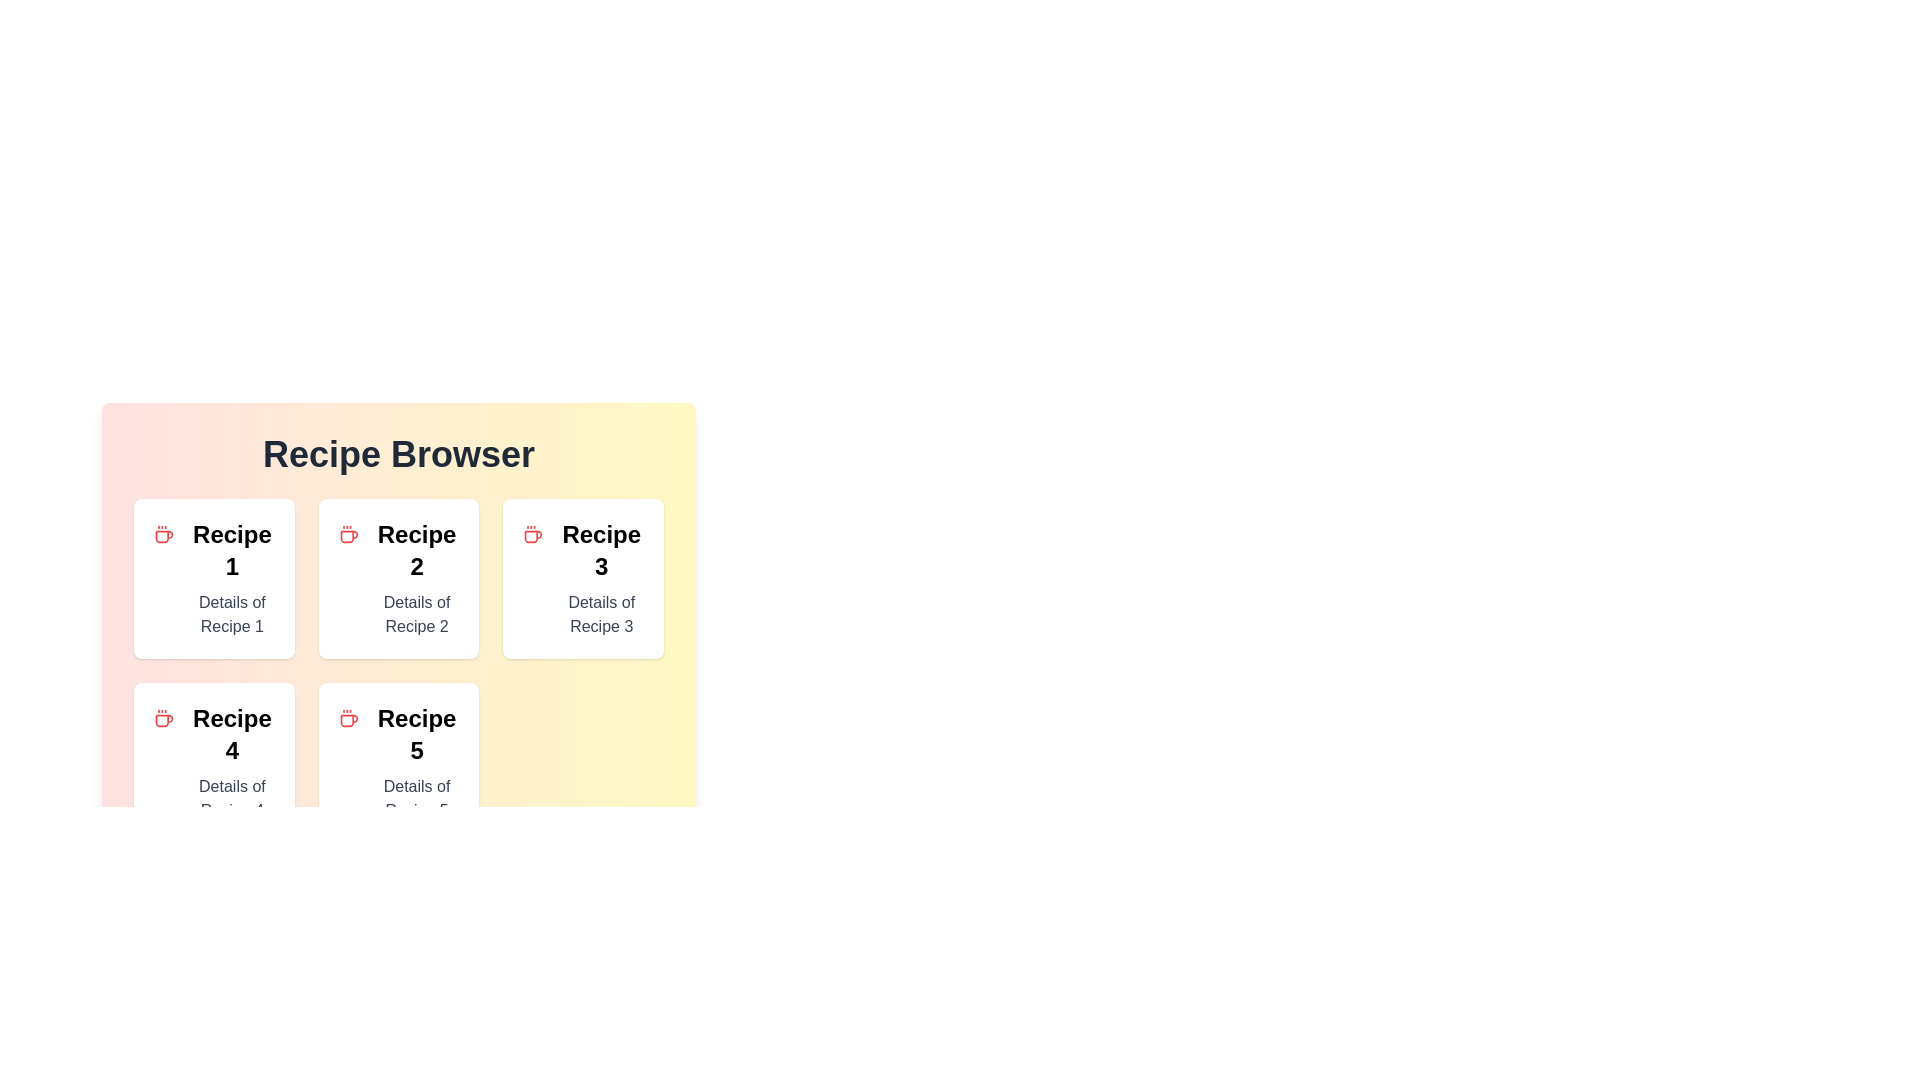  I want to click on text element titled 'Recipe 5' which displays the title in bold and the description in gray, located in the center column of the lower row in the grid layout, so click(416, 763).